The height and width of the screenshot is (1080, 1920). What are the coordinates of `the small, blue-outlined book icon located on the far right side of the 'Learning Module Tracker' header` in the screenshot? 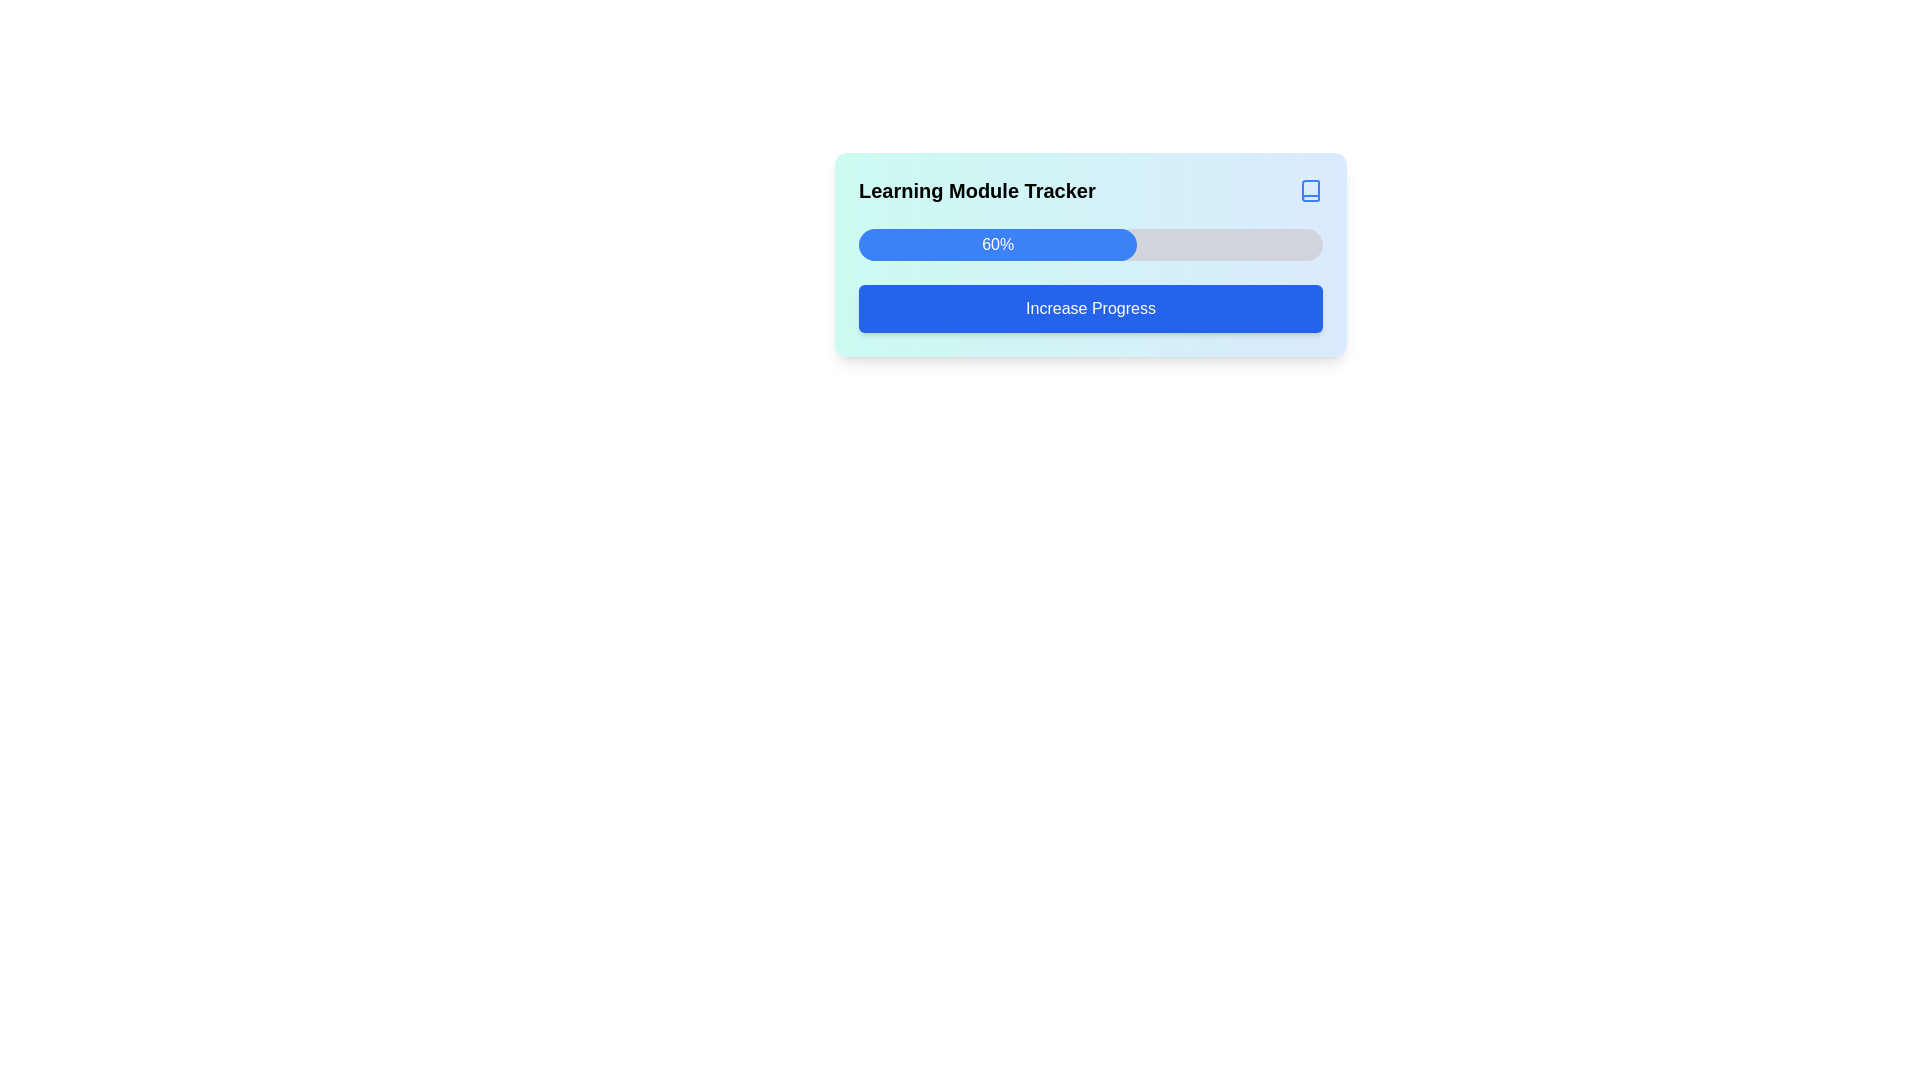 It's located at (1310, 191).